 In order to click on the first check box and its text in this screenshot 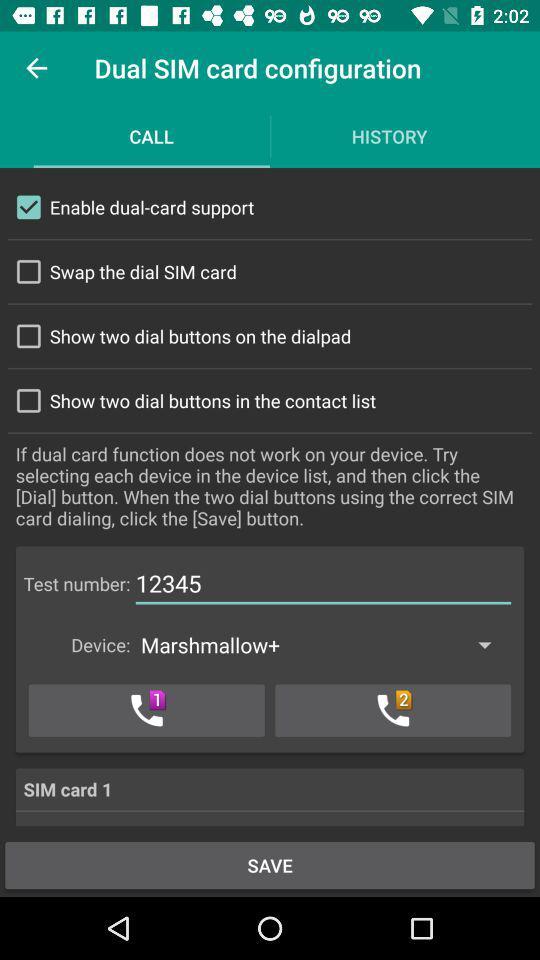, I will do `click(270, 207)`.